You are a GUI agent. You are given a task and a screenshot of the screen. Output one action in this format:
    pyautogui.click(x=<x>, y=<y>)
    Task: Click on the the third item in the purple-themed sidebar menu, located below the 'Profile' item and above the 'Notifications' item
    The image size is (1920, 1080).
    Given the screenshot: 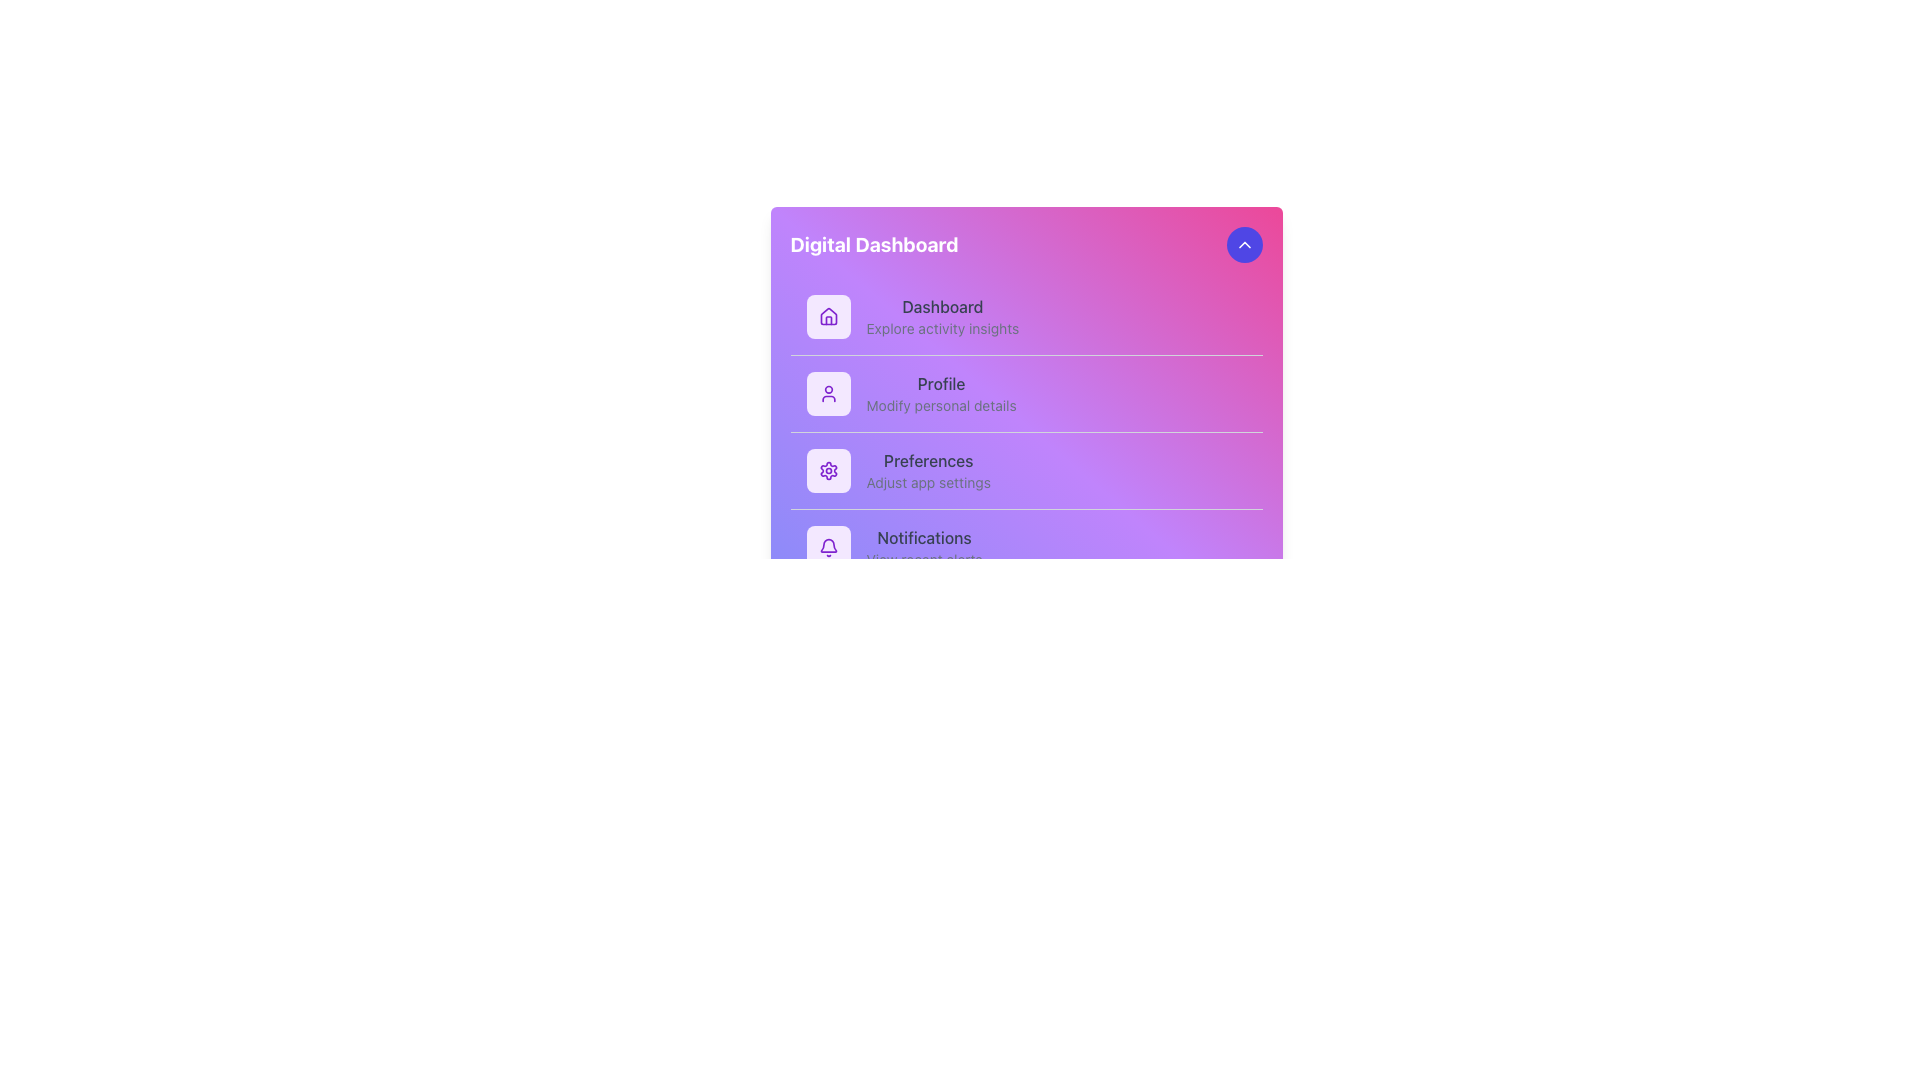 What is the action you would take?
    pyautogui.click(x=1026, y=470)
    